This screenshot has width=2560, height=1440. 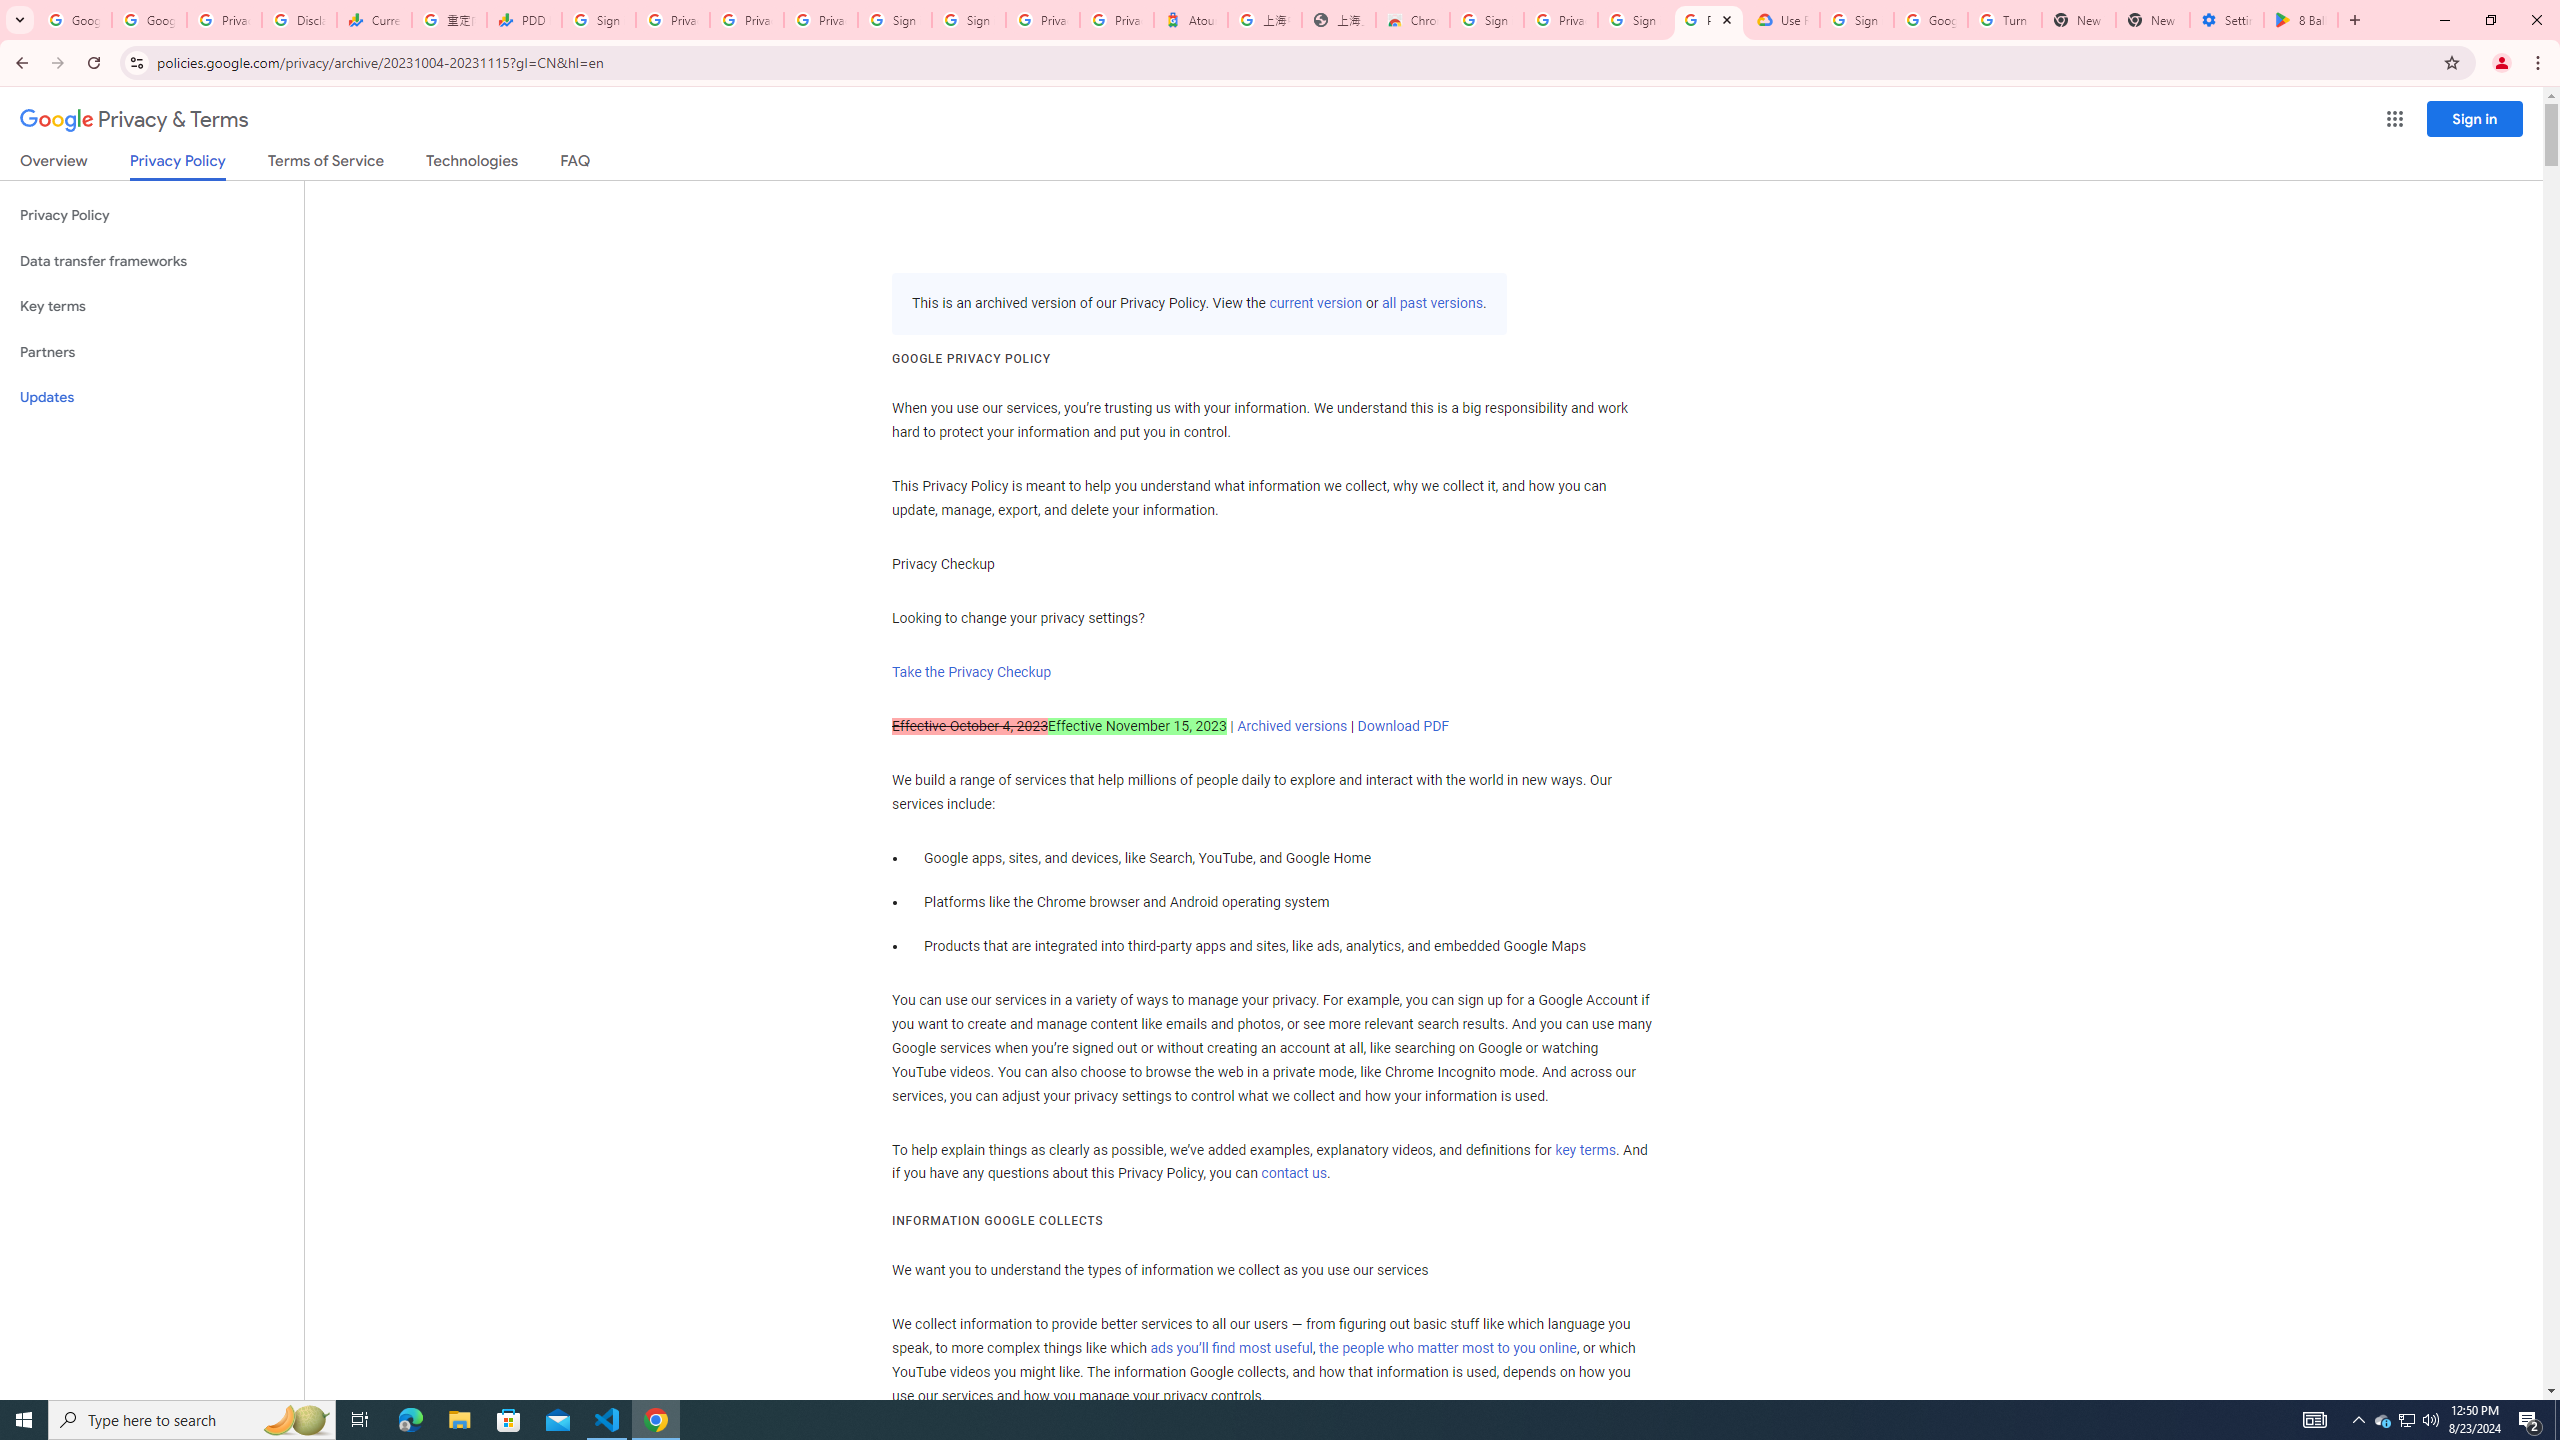 What do you see at coordinates (1447, 1347) in the screenshot?
I see `'the people who matter most to you online'` at bounding box center [1447, 1347].